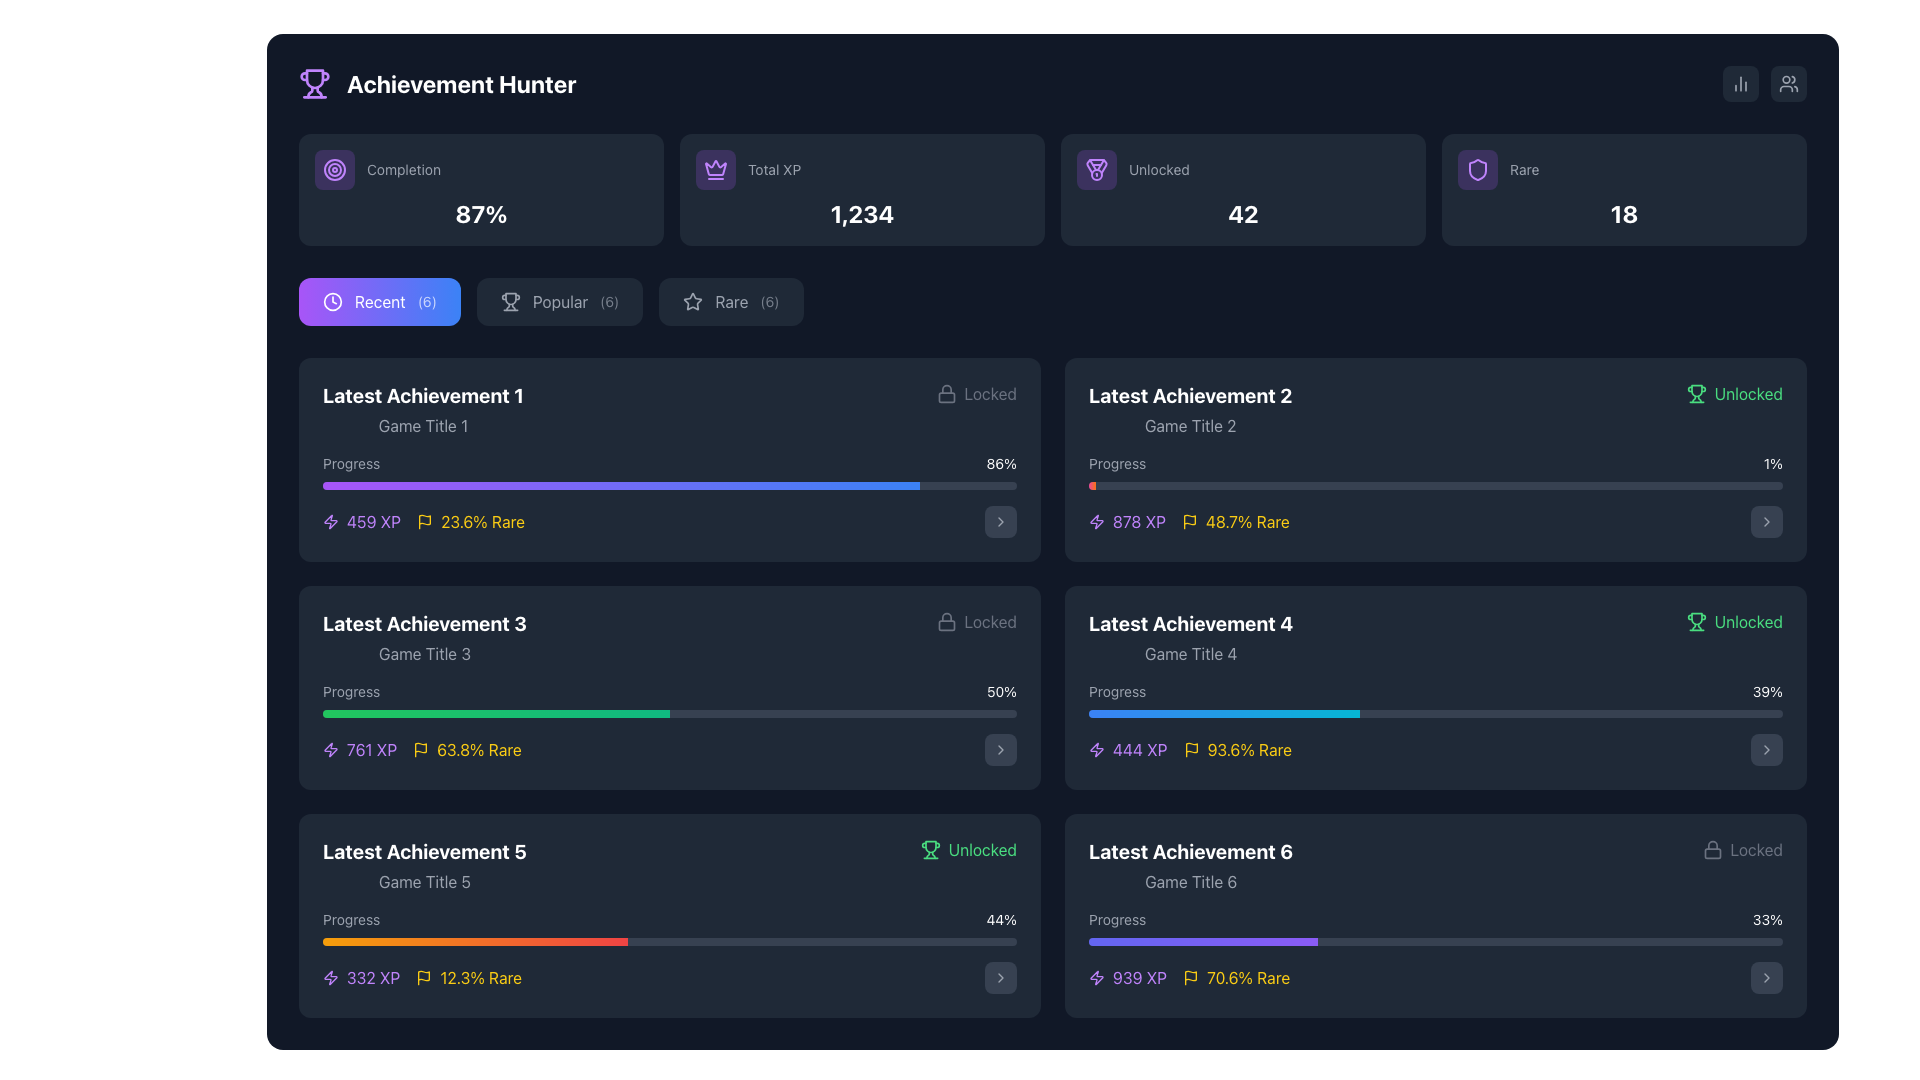 Image resolution: width=1920 pixels, height=1080 pixels. What do you see at coordinates (468, 977) in the screenshot?
I see `the rarity percentage displayed in the text element located at the bottom-left of the 'Latest Achievement 5' card, which indicates the uniqueness of the achievement` at bounding box center [468, 977].